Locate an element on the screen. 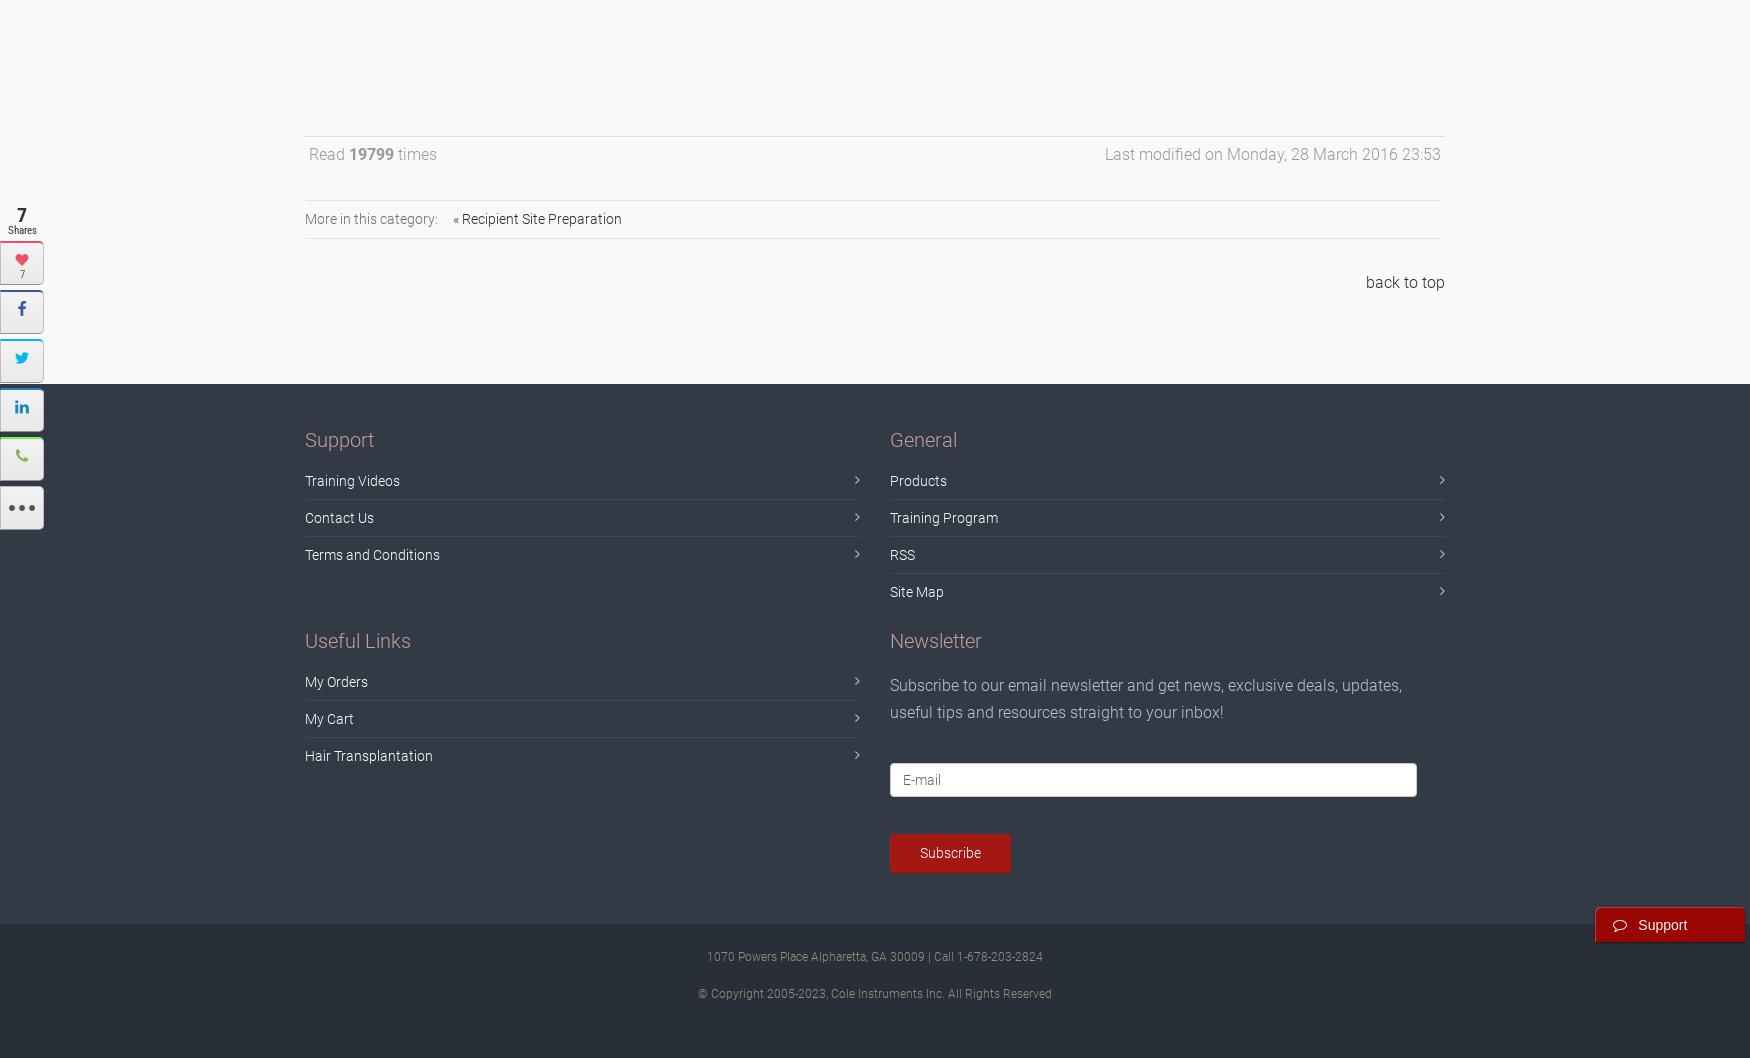  'Read' is located at coordinates (329, 152).